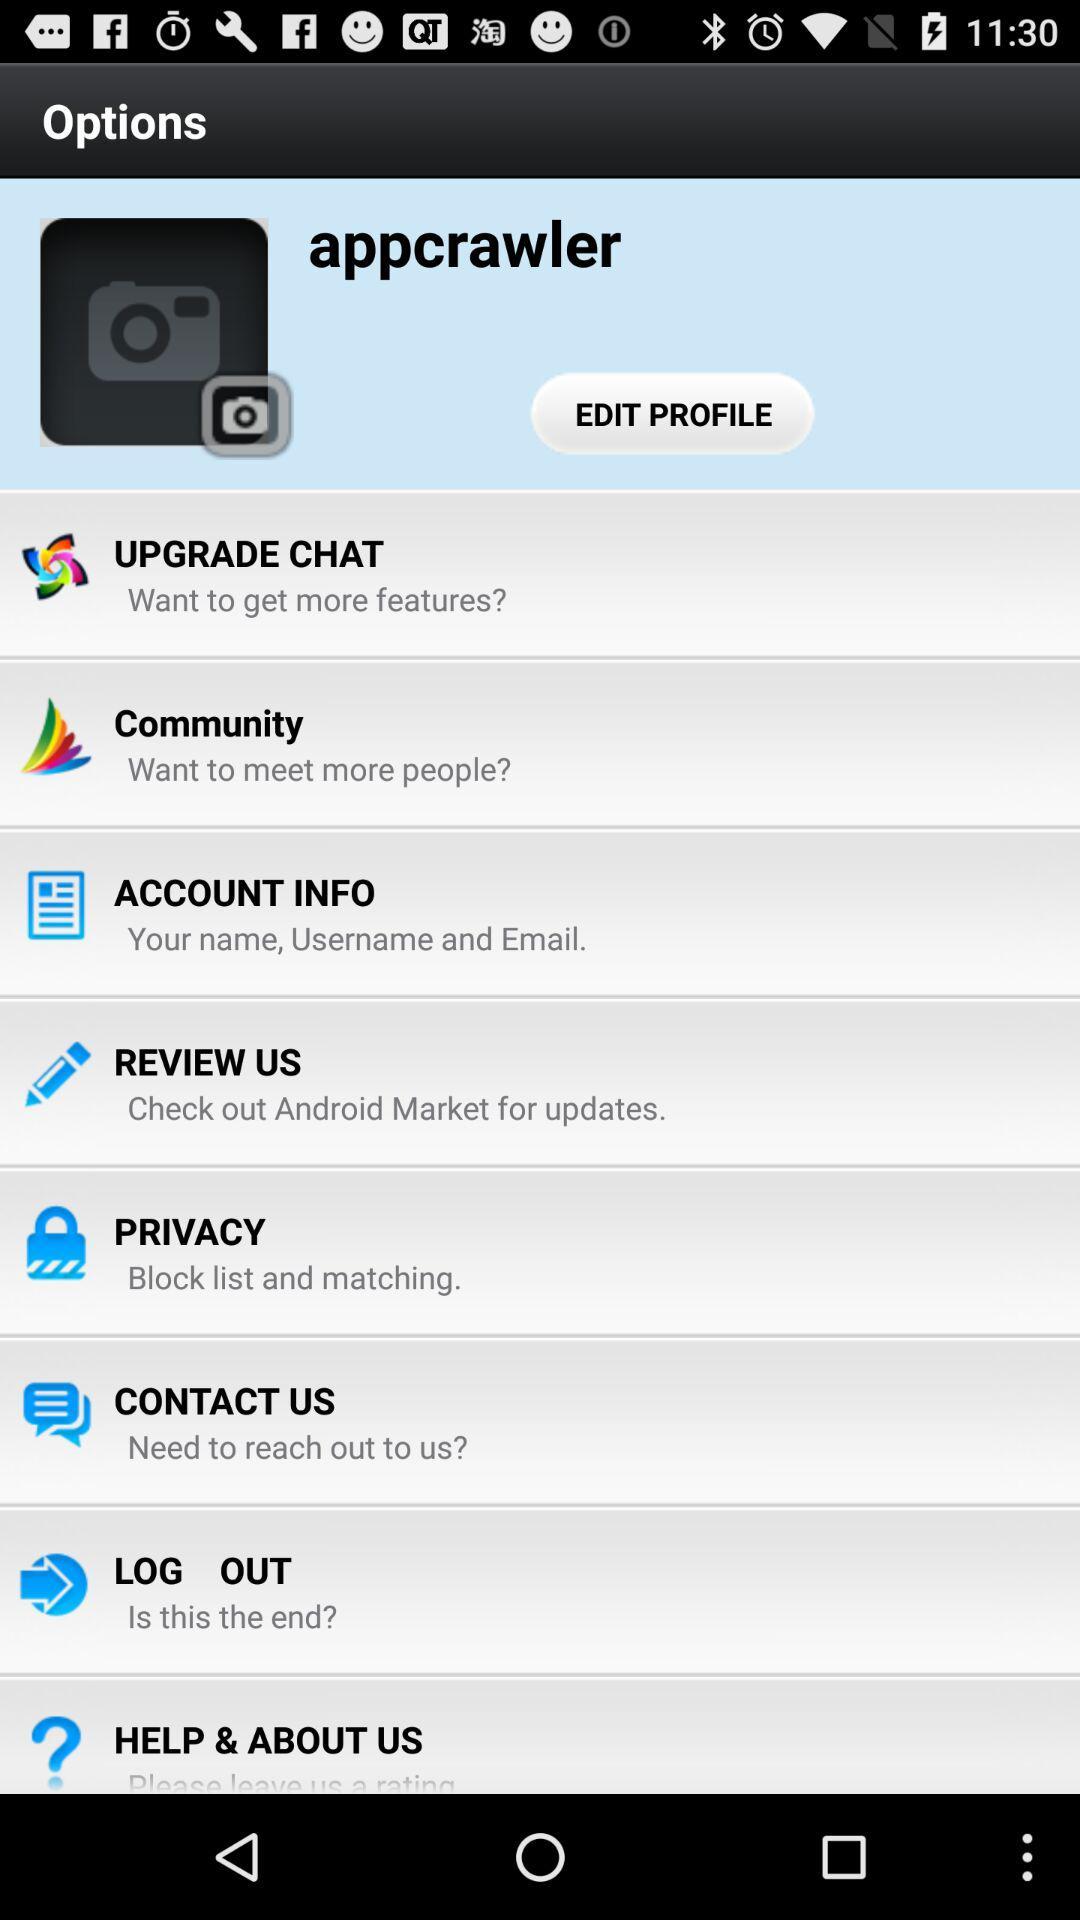 This screenshot has width=1080, height=1920. Describe the element at coordinates (202, 1568) in the screenshot. I see `the icon above the is this the icon` at that location.